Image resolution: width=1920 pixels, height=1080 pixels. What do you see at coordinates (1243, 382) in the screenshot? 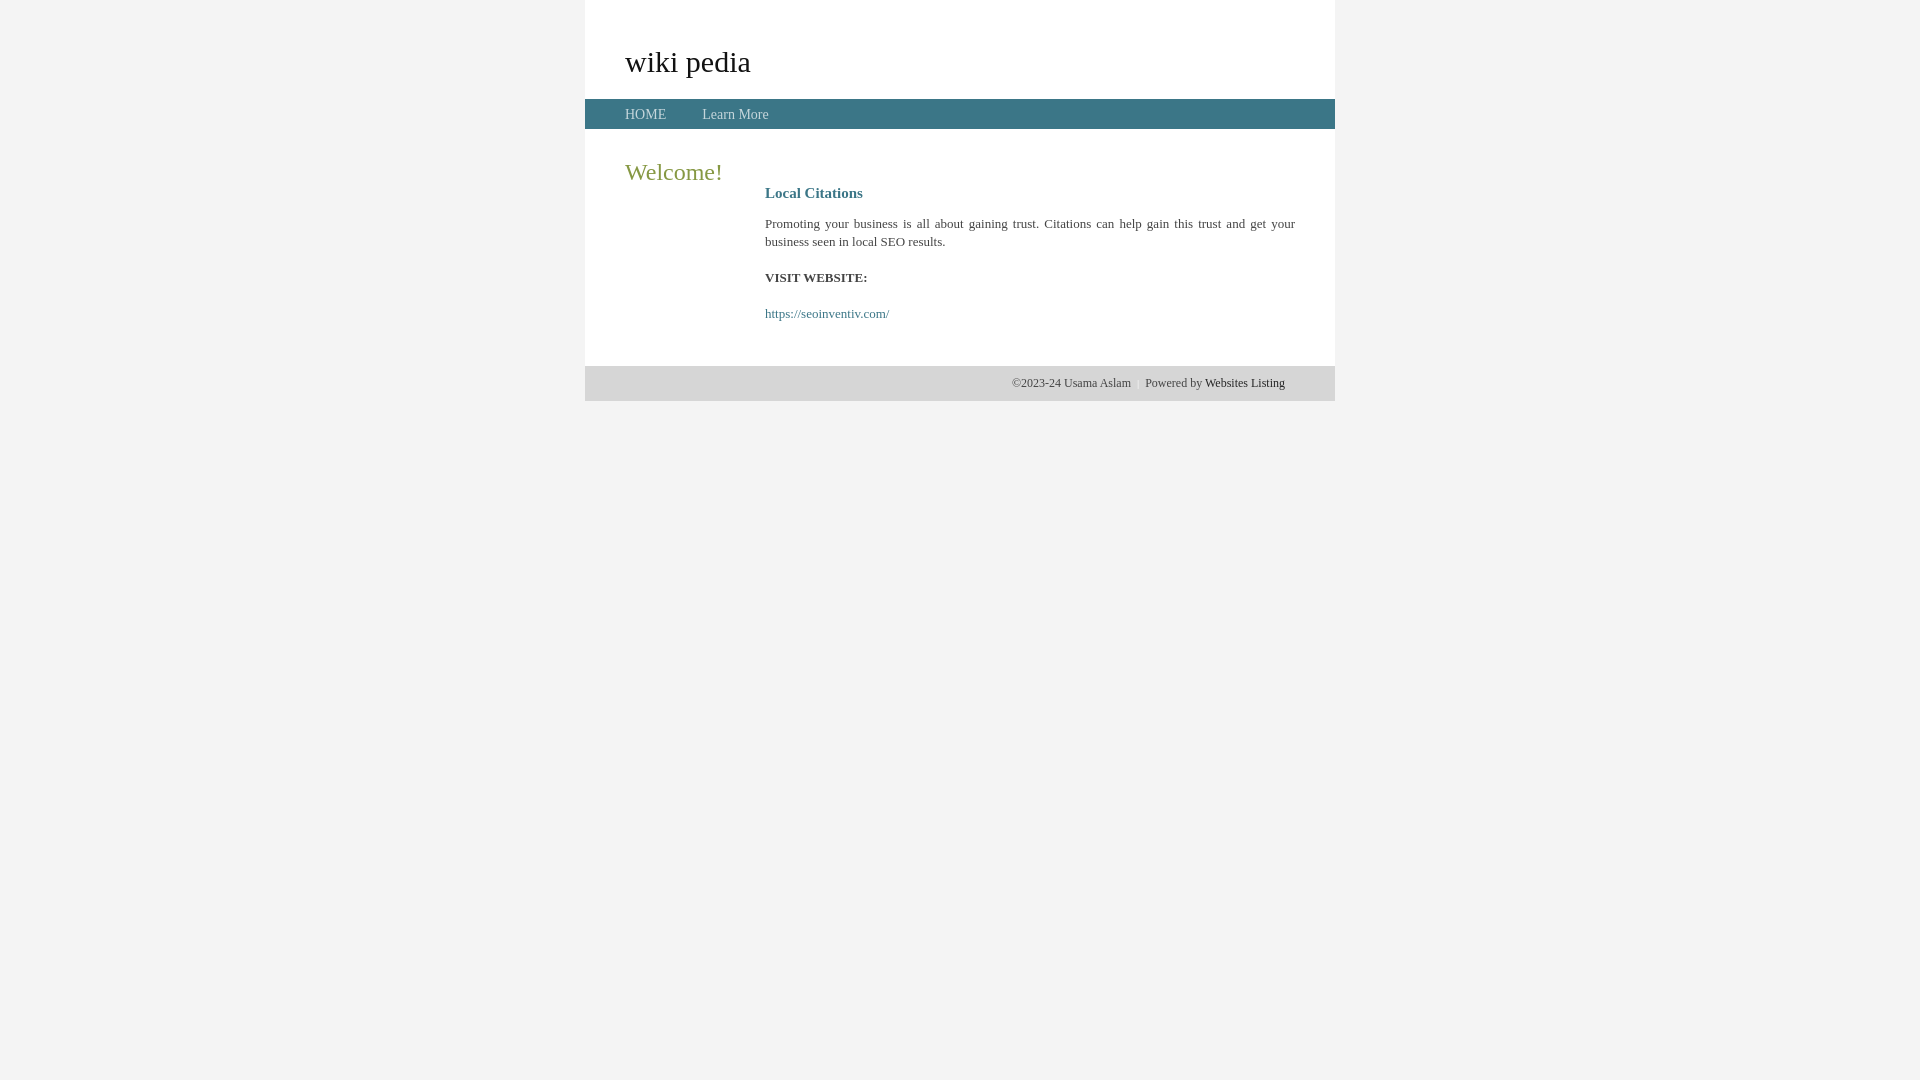
I see `'Websites Listing'` at bounding box center [1243, 382].